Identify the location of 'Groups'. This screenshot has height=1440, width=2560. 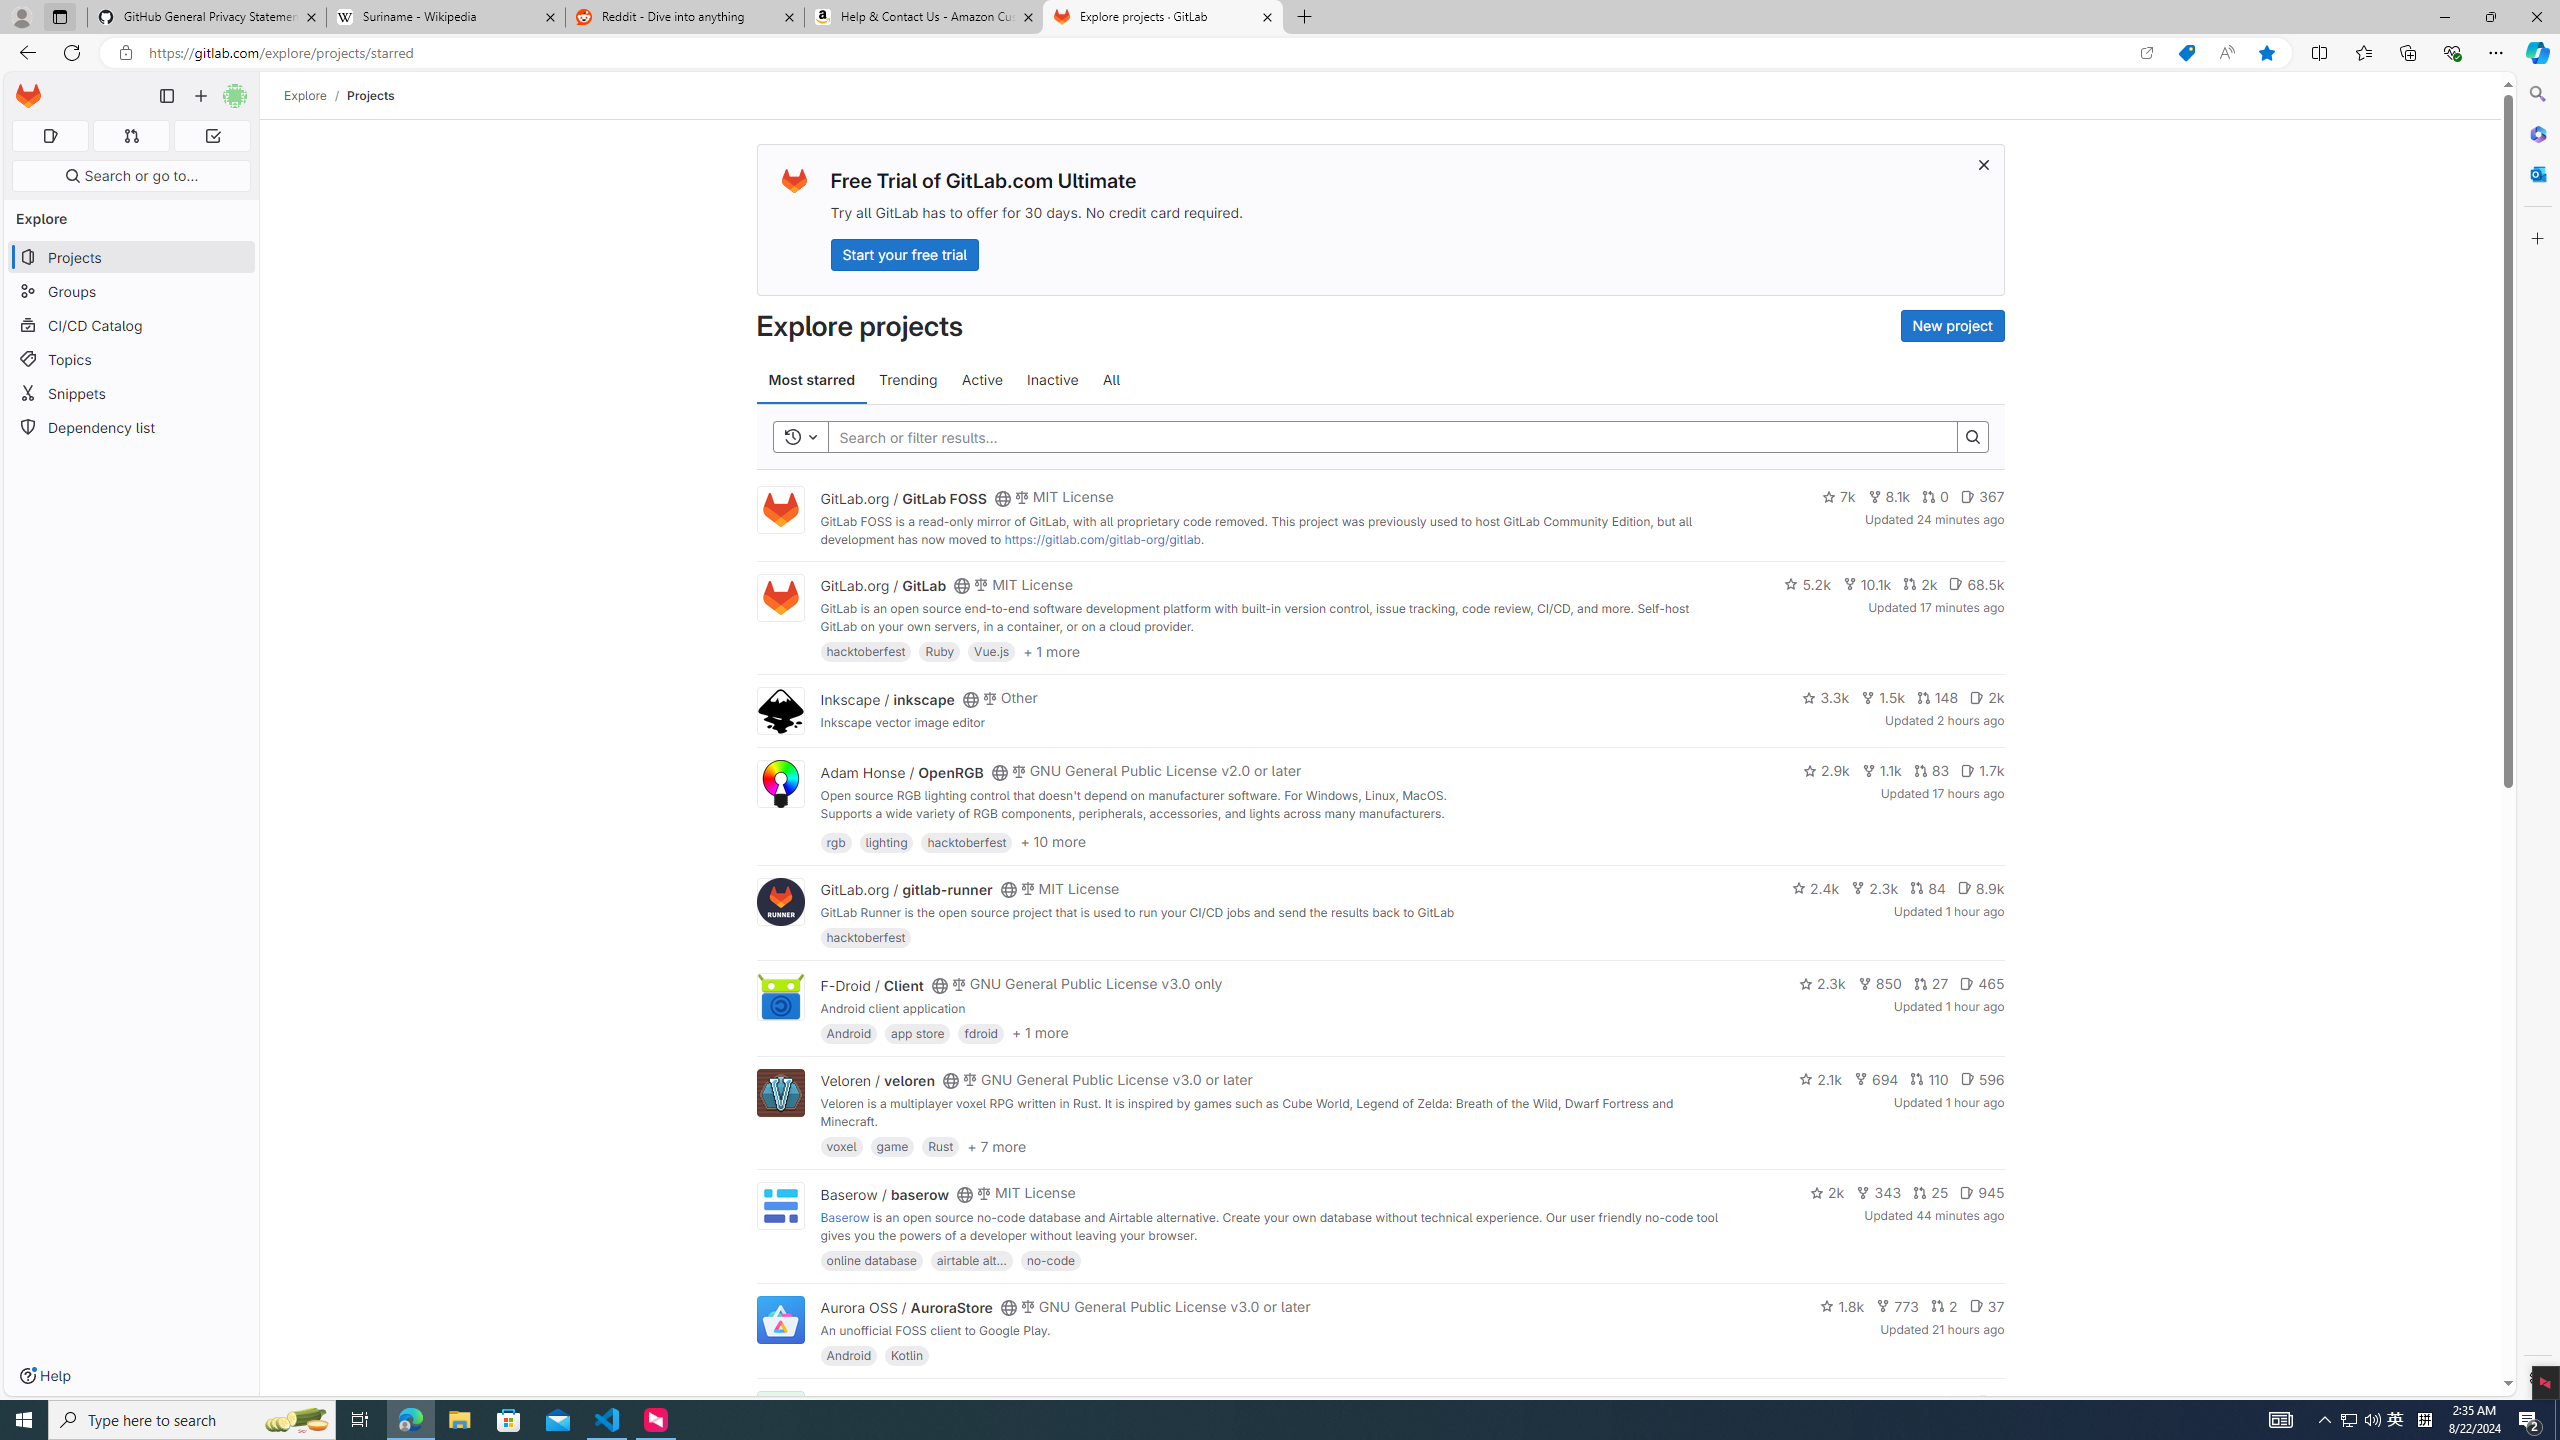
(130, 291).